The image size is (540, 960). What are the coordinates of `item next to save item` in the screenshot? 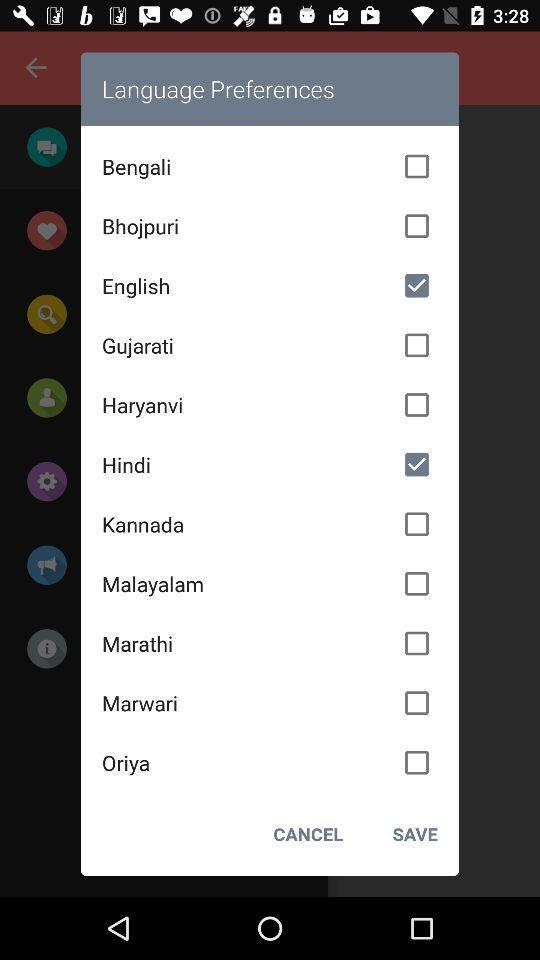 It's located at (308, 834).